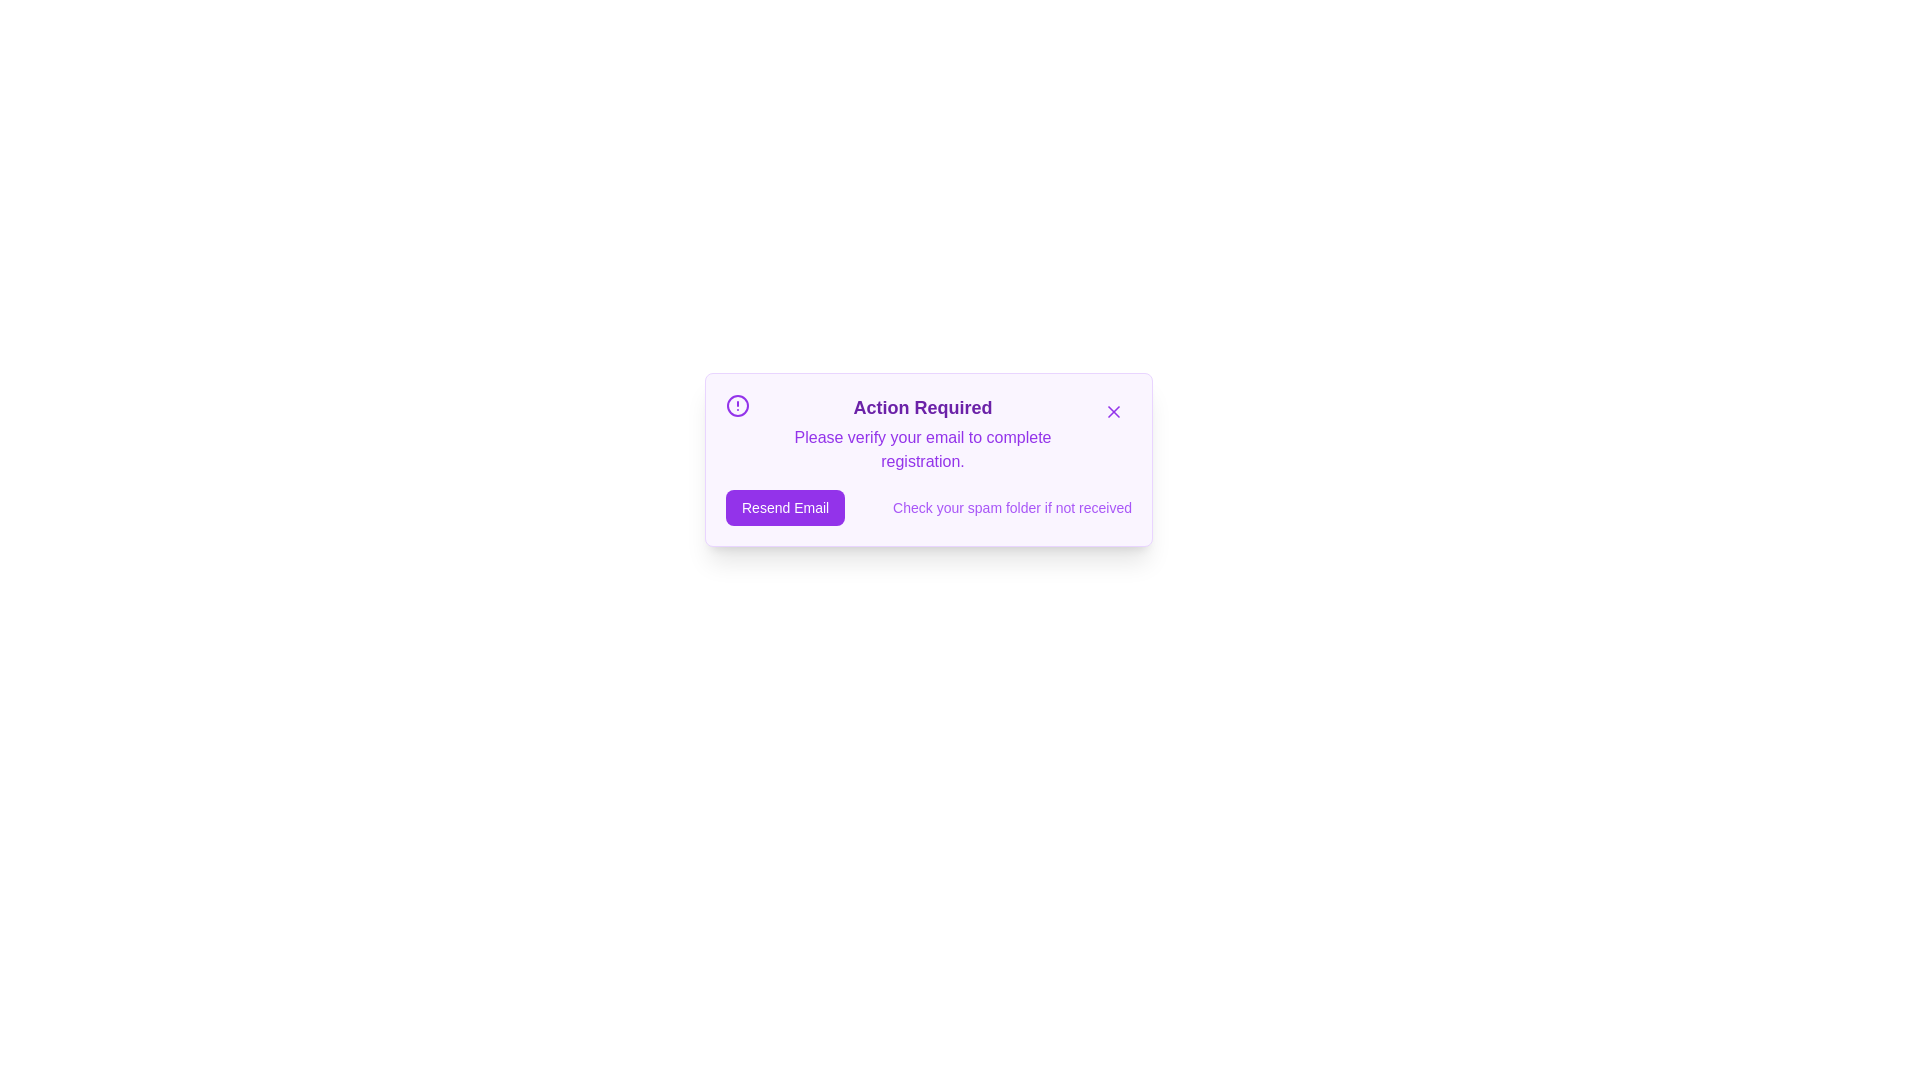 This screenshot has width=1920, height=1080. I want to click on the close button located at the top-right corner of the alert, so click(1112, 411).